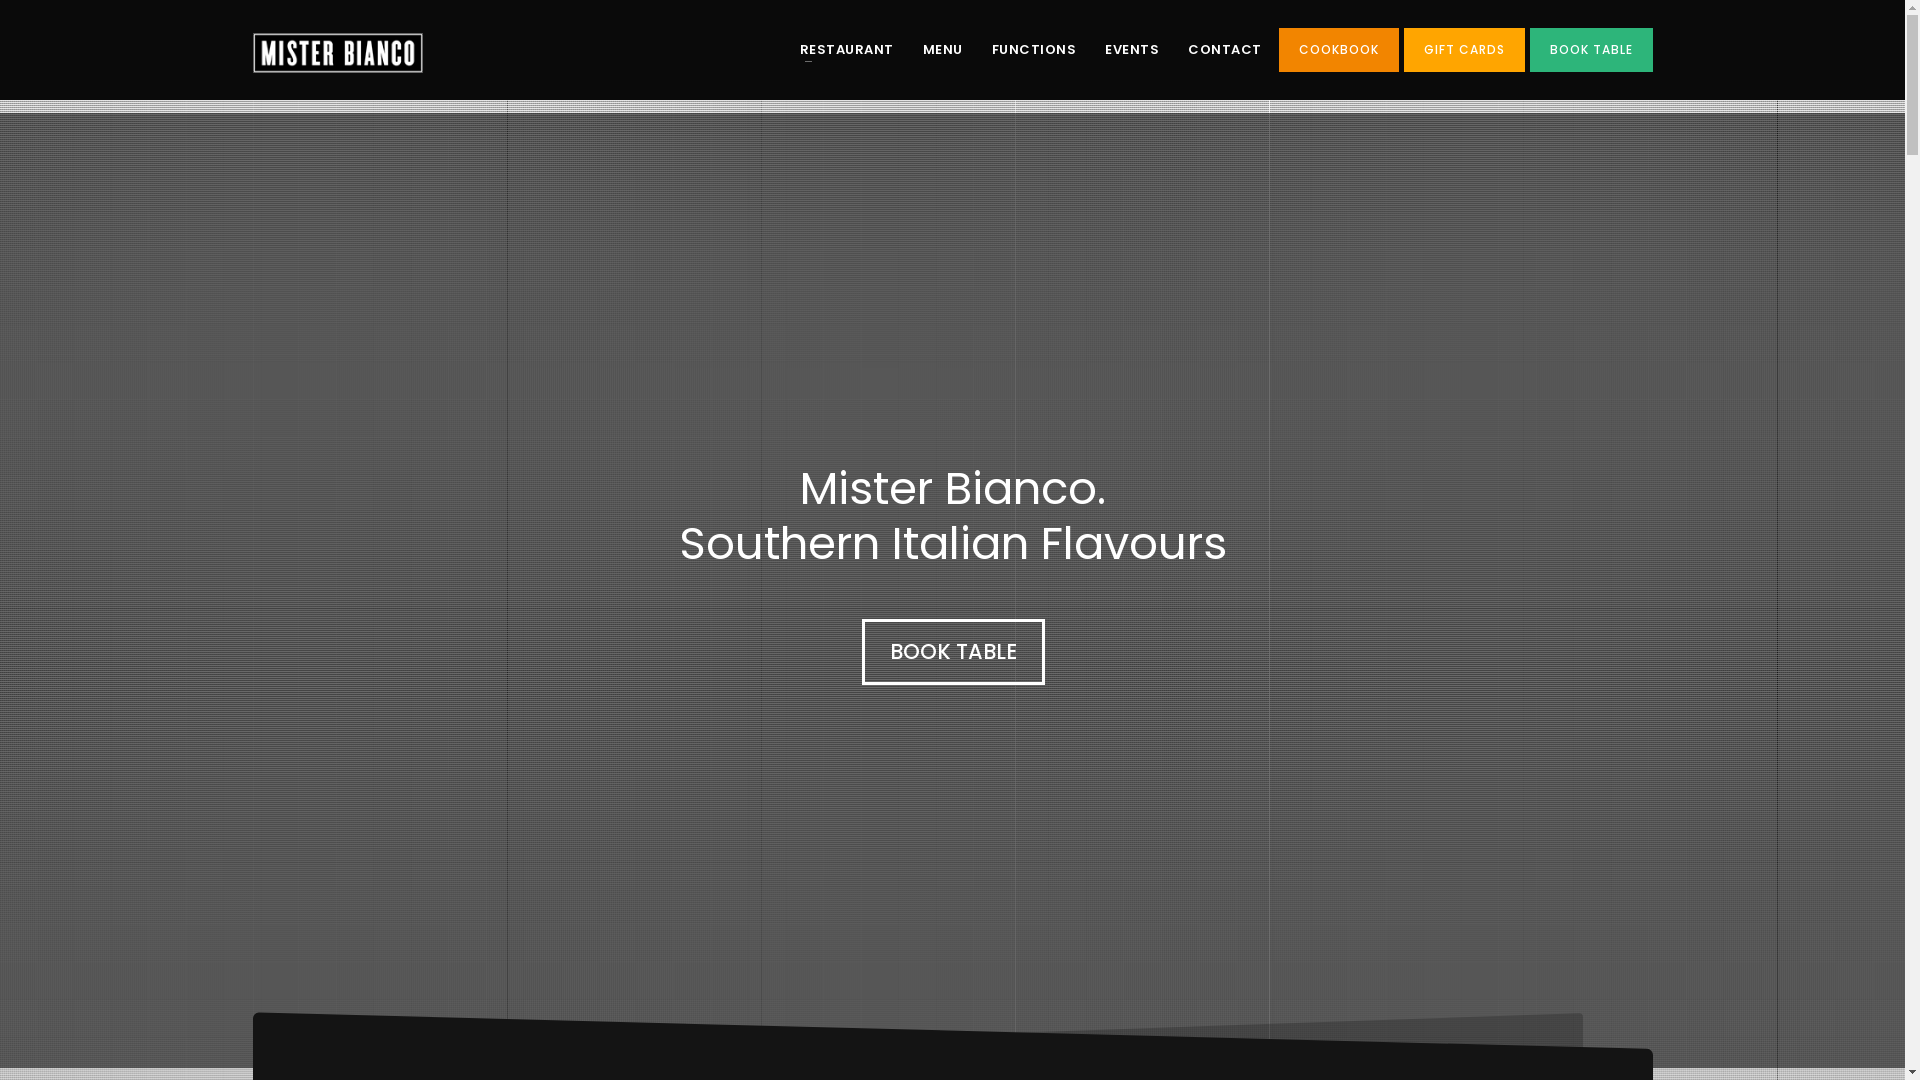 Image resolution: width=1920 pixels, height=1080 pixels. What do you see at coordinates (952, 651) in the screenshot?
I see `'BOOK TABLE'` at bounding box center [952, 651].